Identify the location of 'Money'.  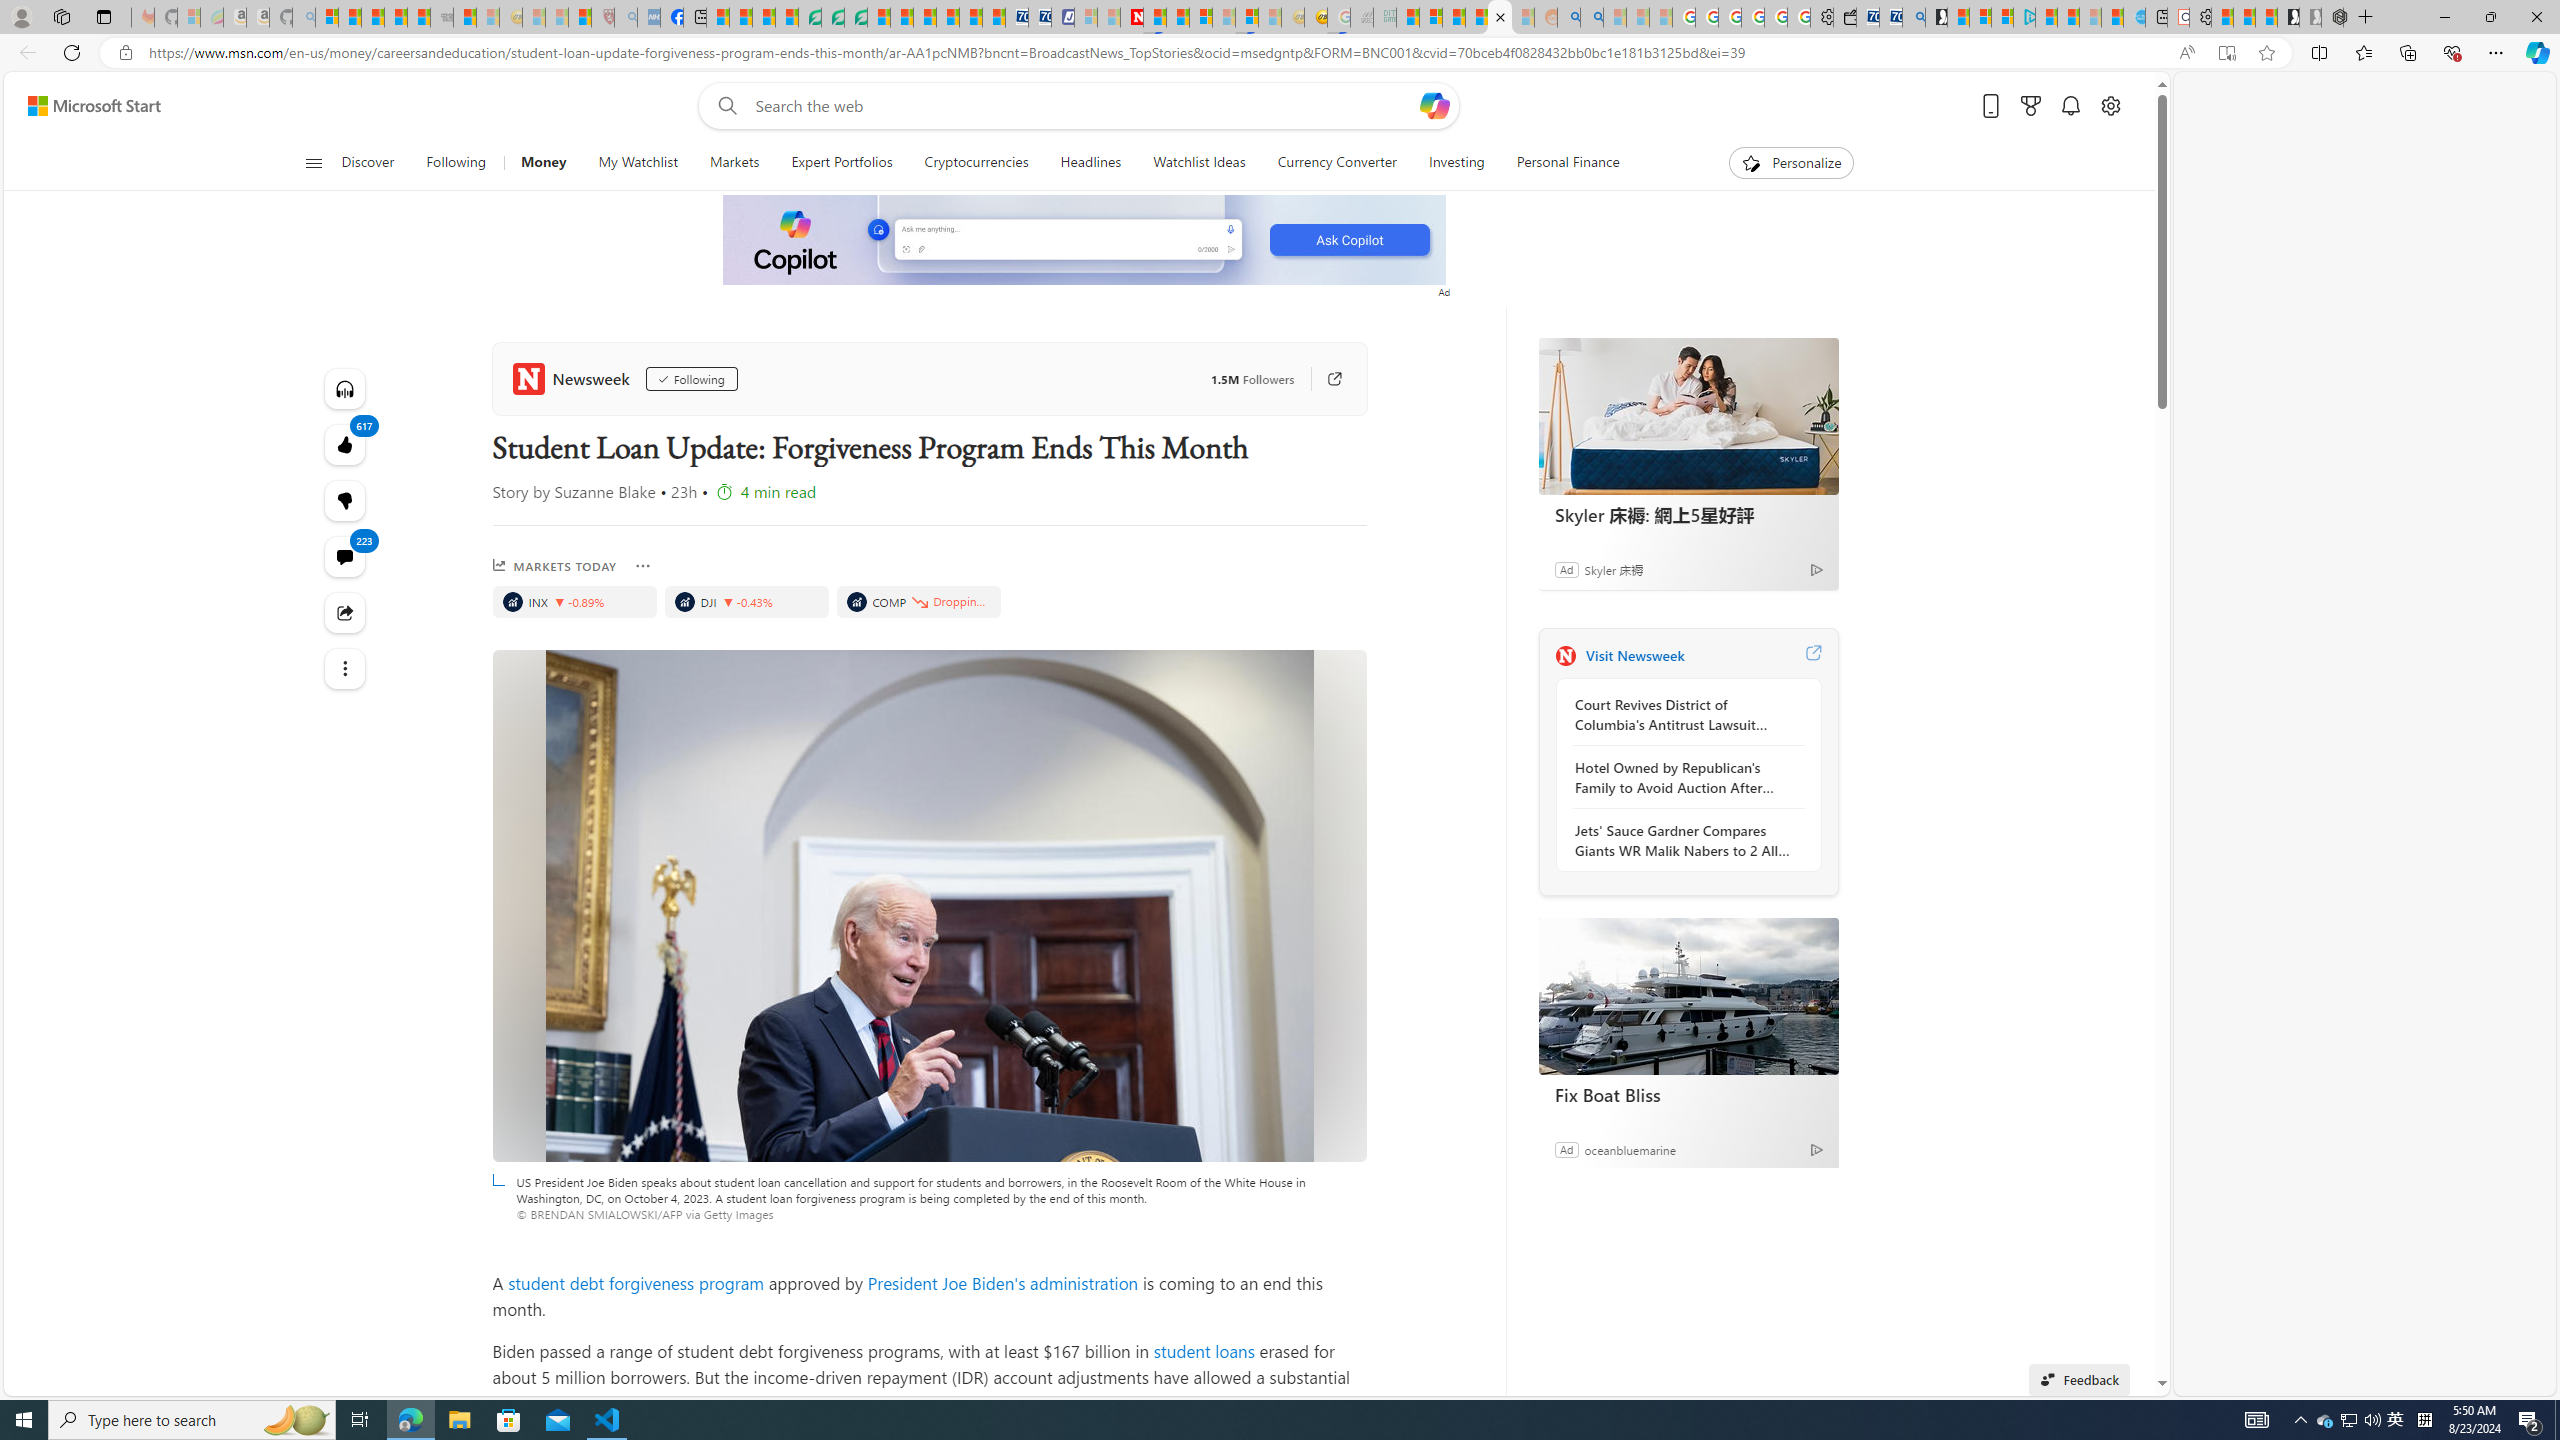
(542, 162).